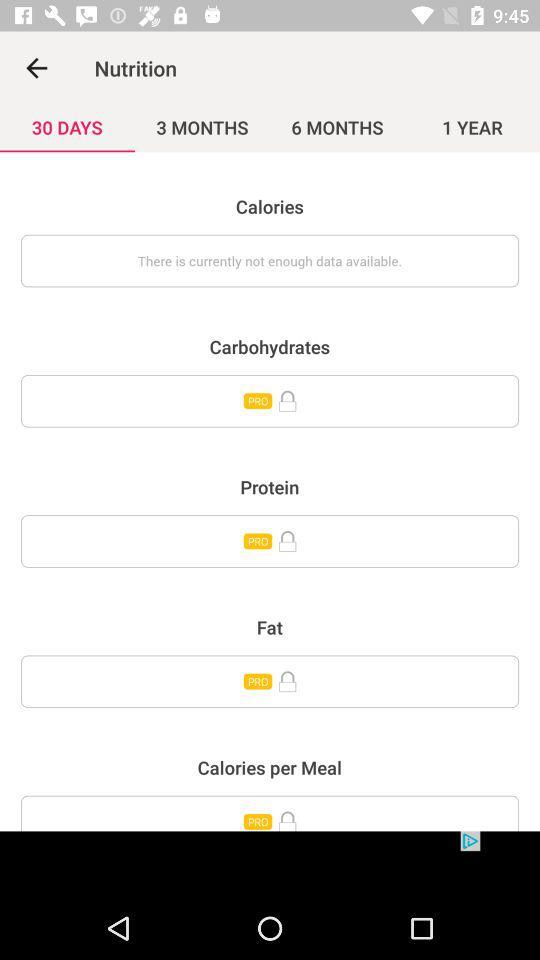 Image resolution: width=540 pixels, height=960 pixels. Describe the element at coordinates (270, 541) in the screenshot. I see `unlock pro feature` at that location.